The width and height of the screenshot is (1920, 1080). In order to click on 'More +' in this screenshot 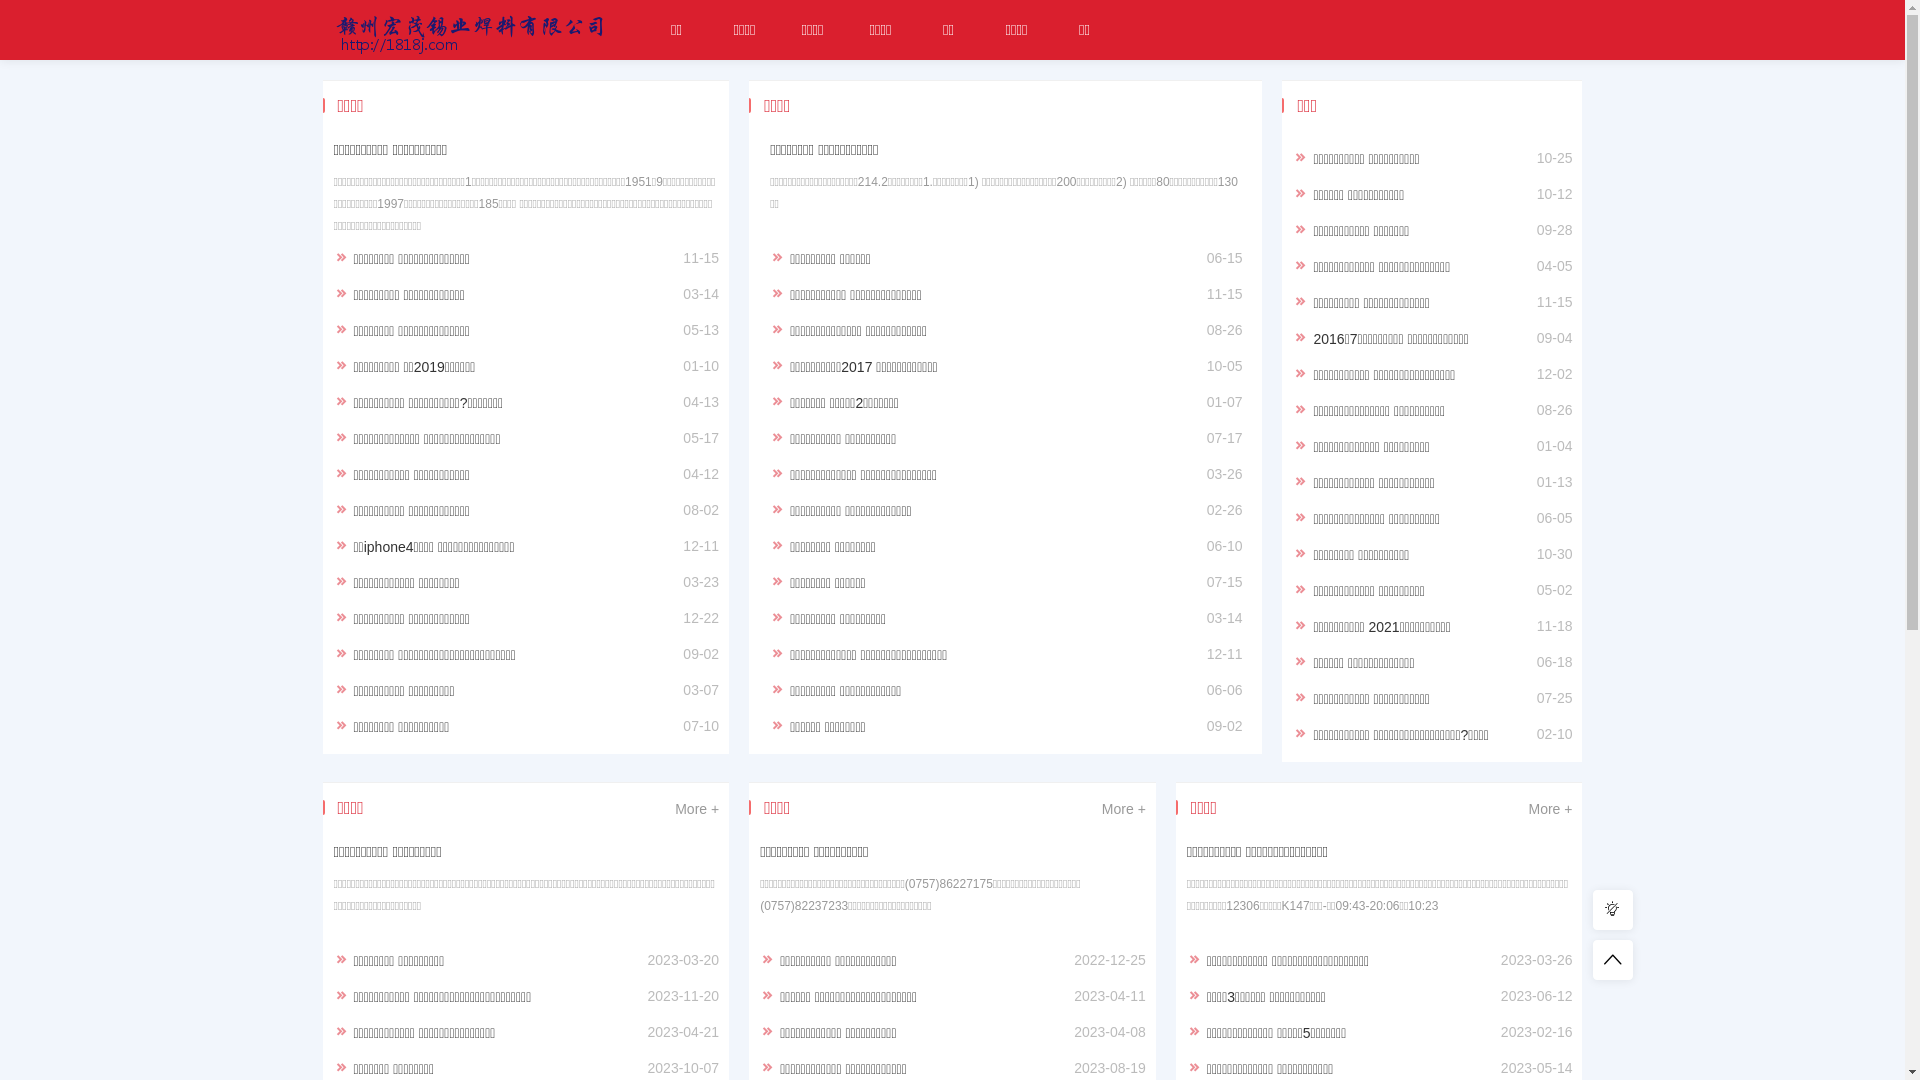, I will do `click(1123, 808)`.